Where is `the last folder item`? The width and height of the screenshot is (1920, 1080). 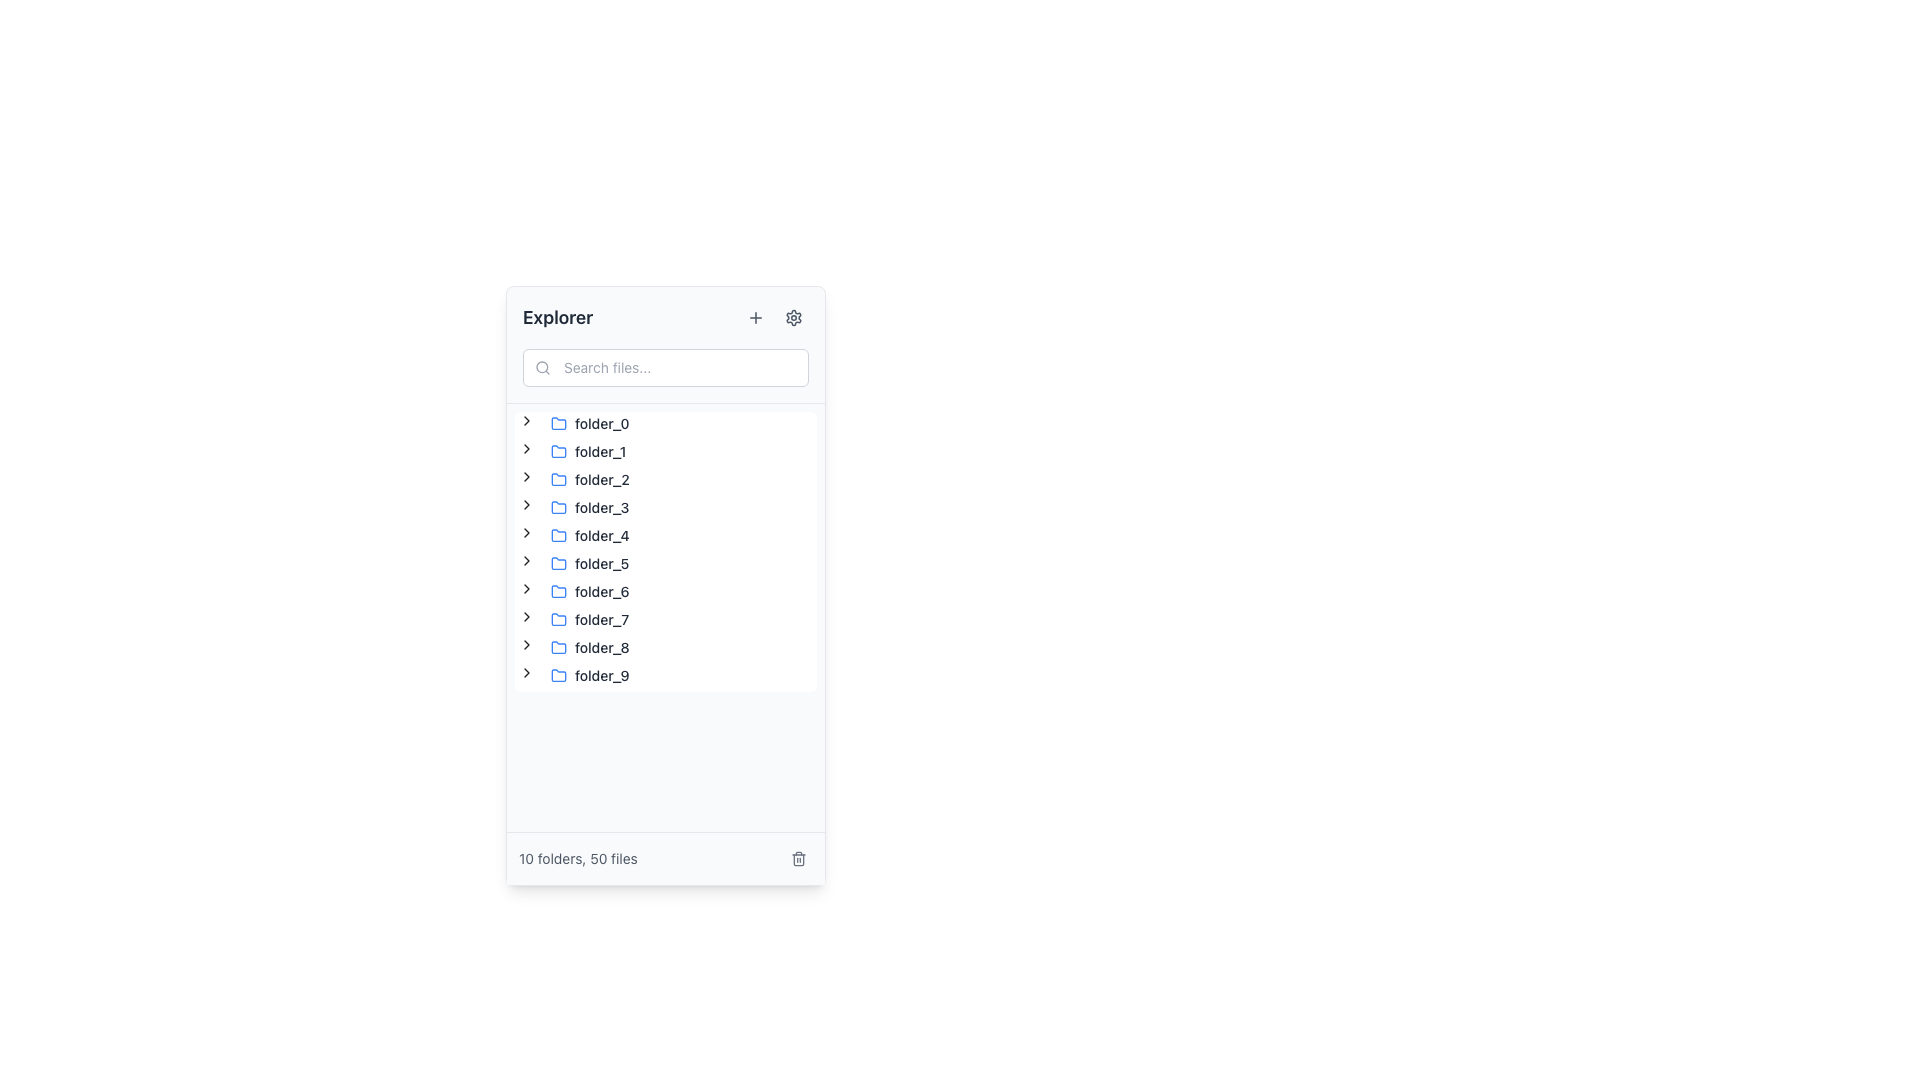 the last folder item is located at coordinates (575, 675).